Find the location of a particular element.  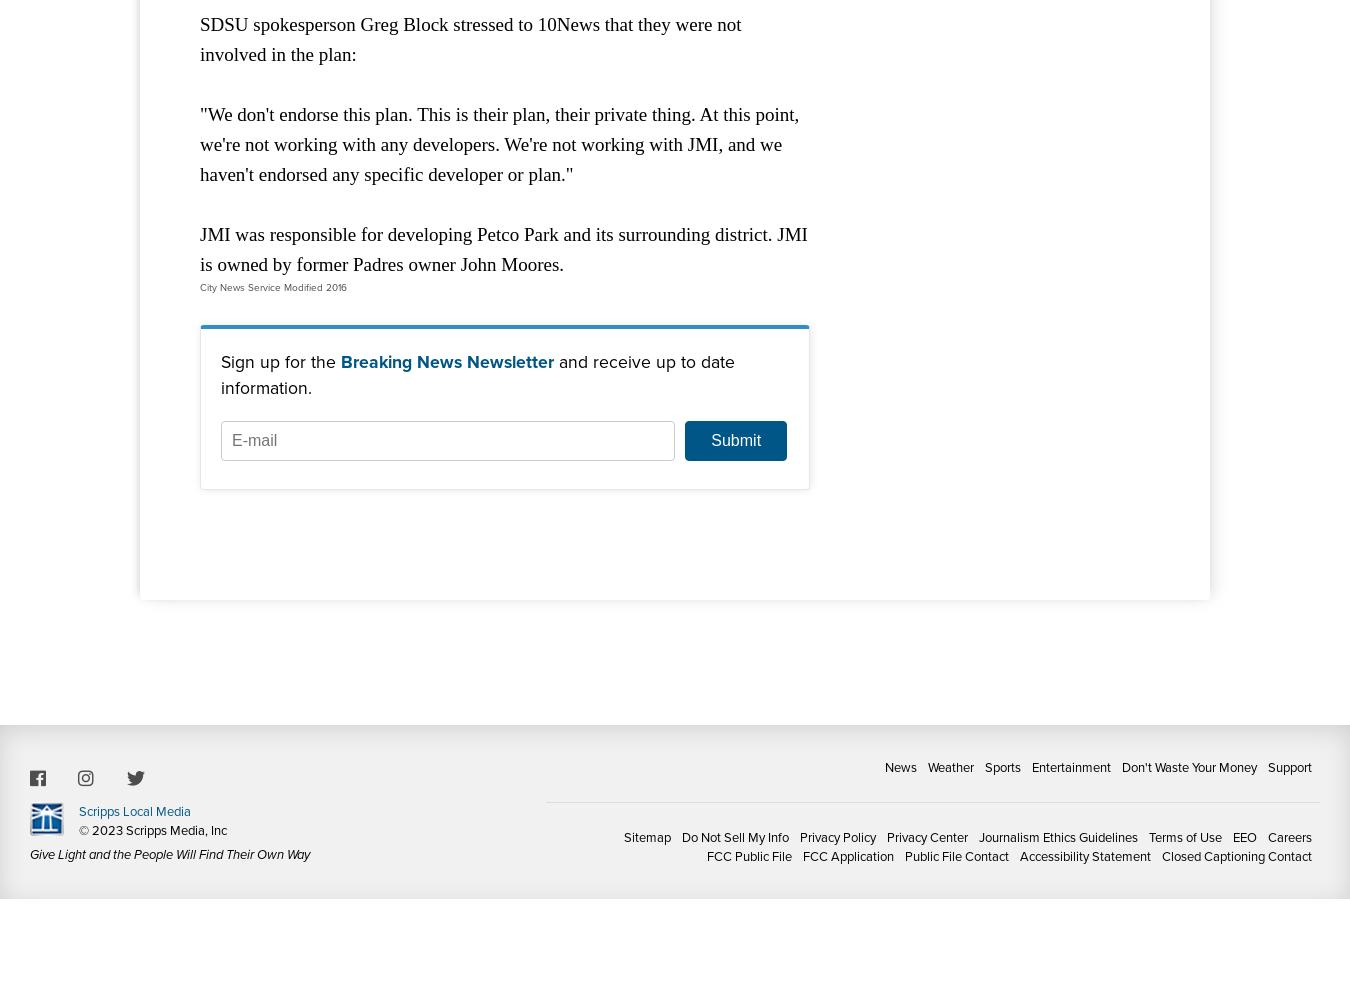

'EEO' is located at coordinates (1244, 836).